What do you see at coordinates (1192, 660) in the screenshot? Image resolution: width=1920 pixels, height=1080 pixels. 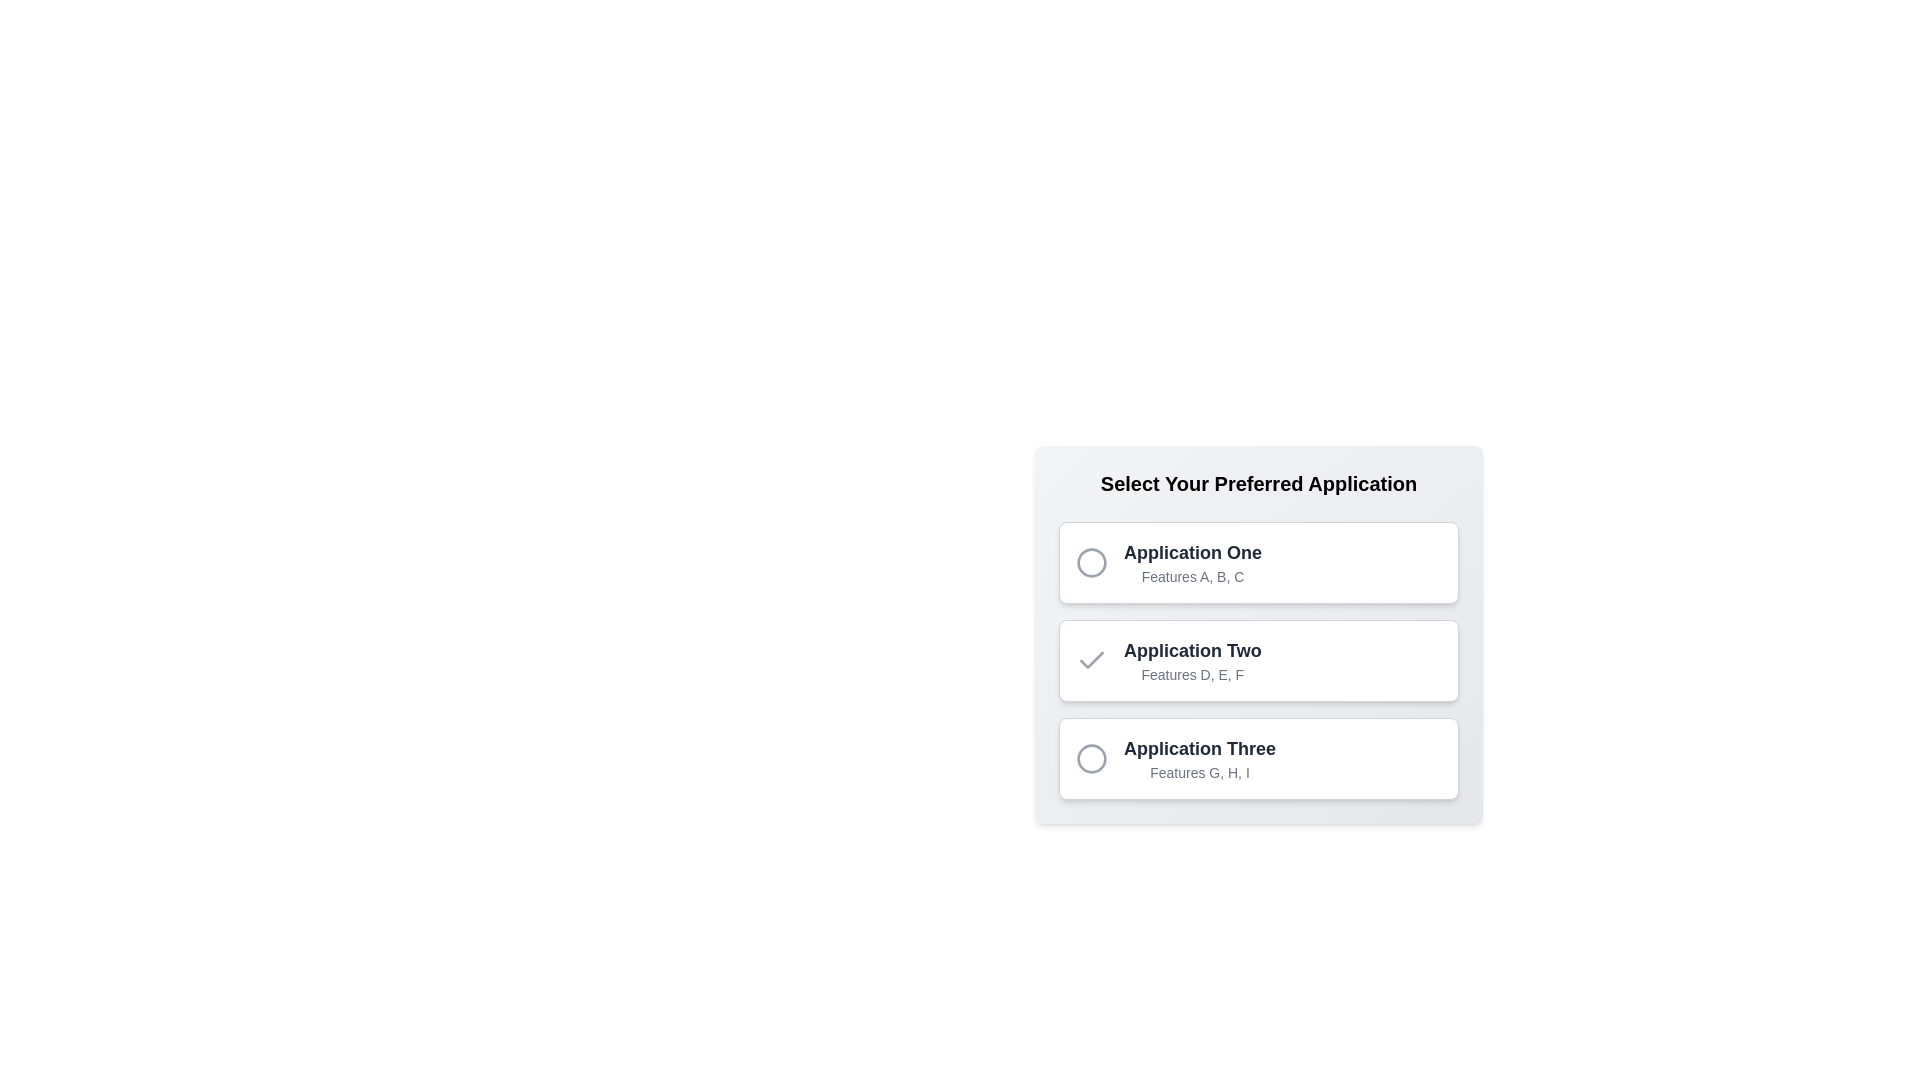 I see `the Text Display element that shows 'Application Two' with features 'D, E, F'` at bounding box center [1192, 660].